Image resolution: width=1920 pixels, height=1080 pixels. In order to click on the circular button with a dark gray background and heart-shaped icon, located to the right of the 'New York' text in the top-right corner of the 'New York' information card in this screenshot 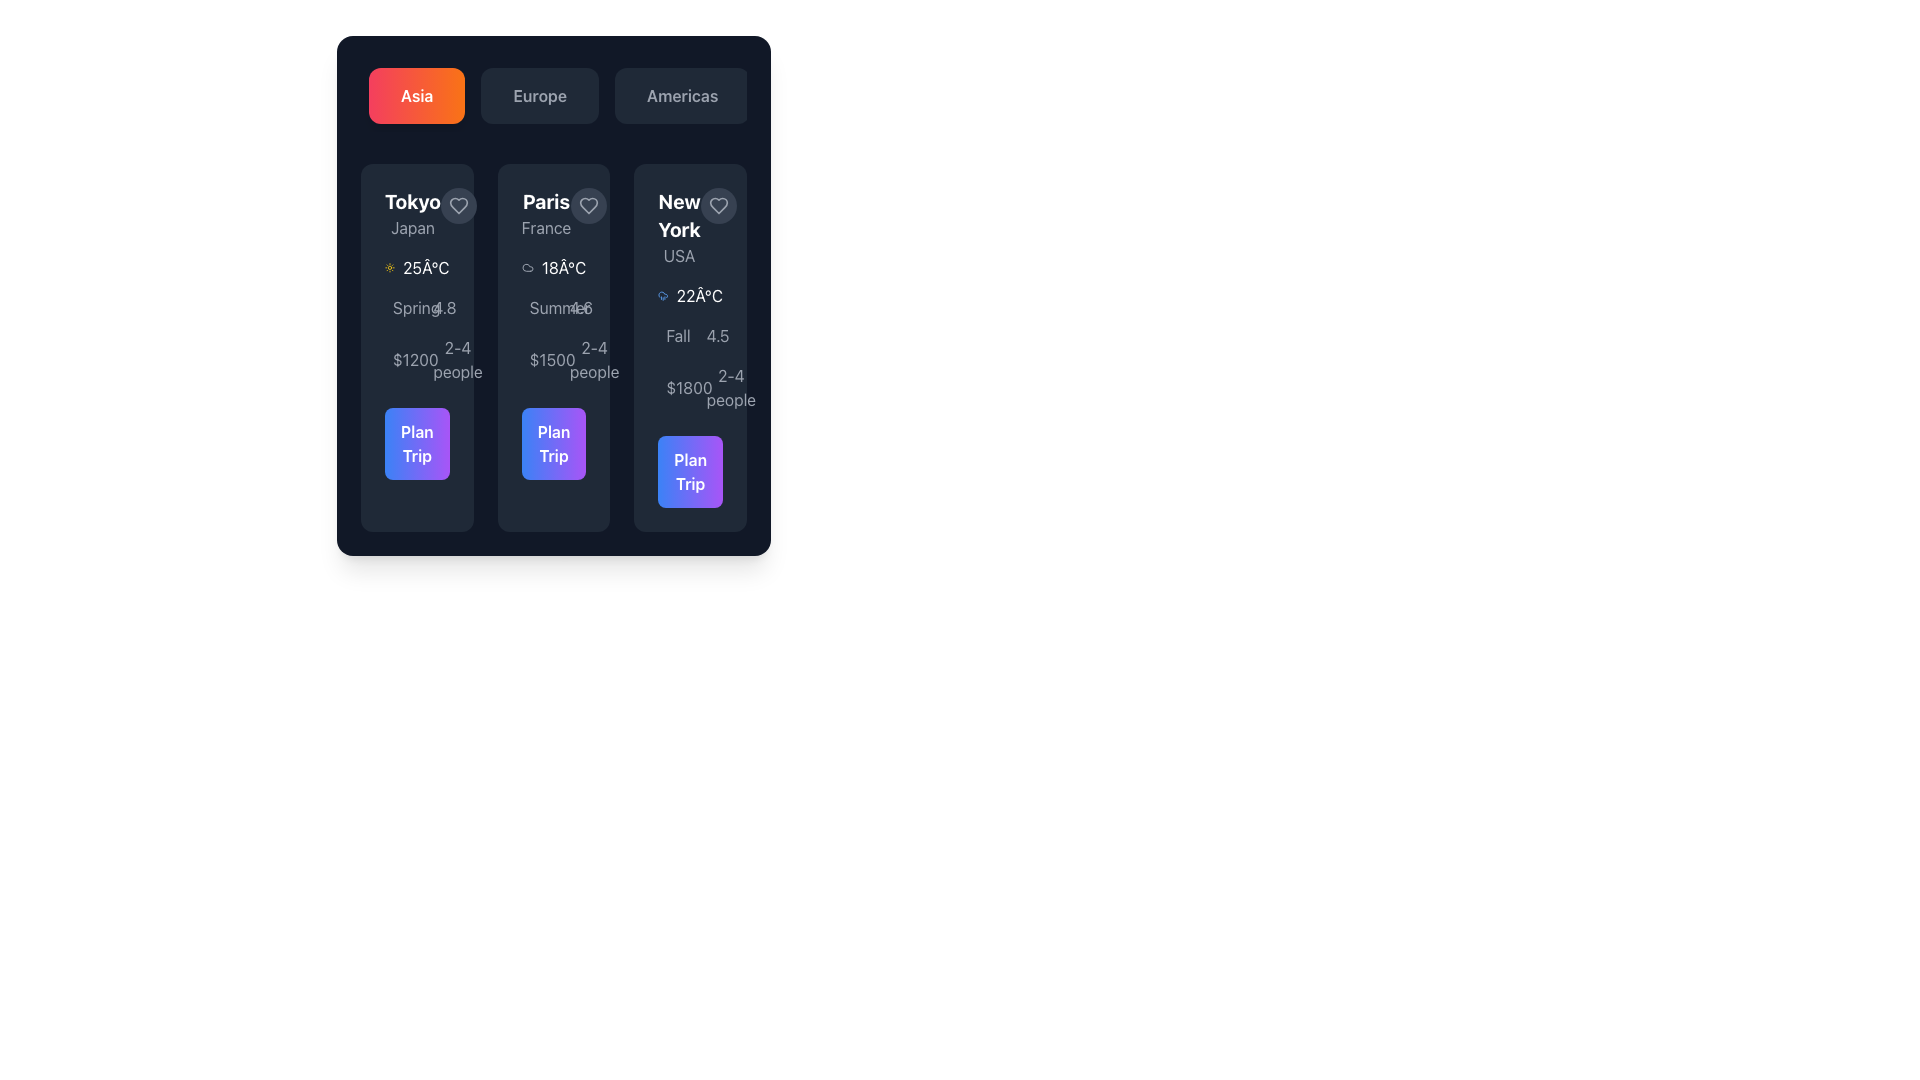, I will do `click(718, 205)`.